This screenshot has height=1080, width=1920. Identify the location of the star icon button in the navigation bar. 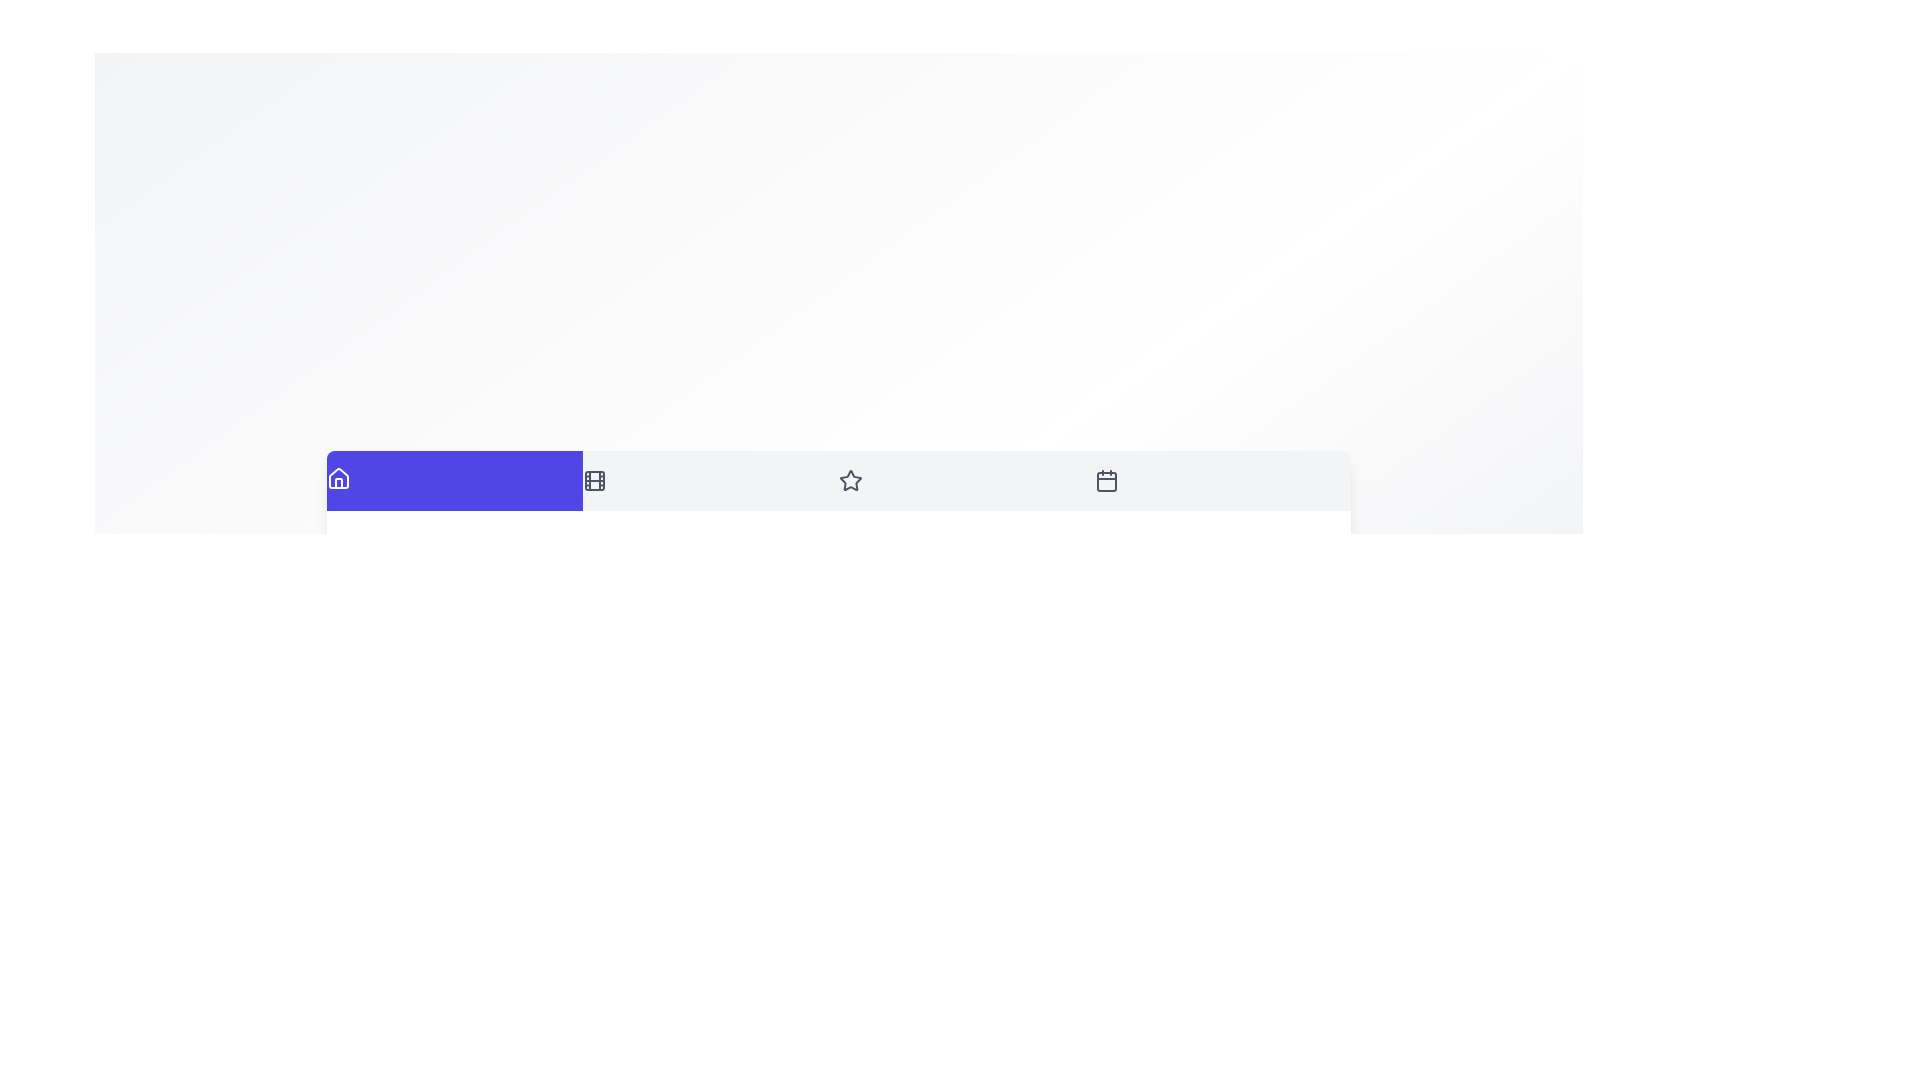
(850, 480).